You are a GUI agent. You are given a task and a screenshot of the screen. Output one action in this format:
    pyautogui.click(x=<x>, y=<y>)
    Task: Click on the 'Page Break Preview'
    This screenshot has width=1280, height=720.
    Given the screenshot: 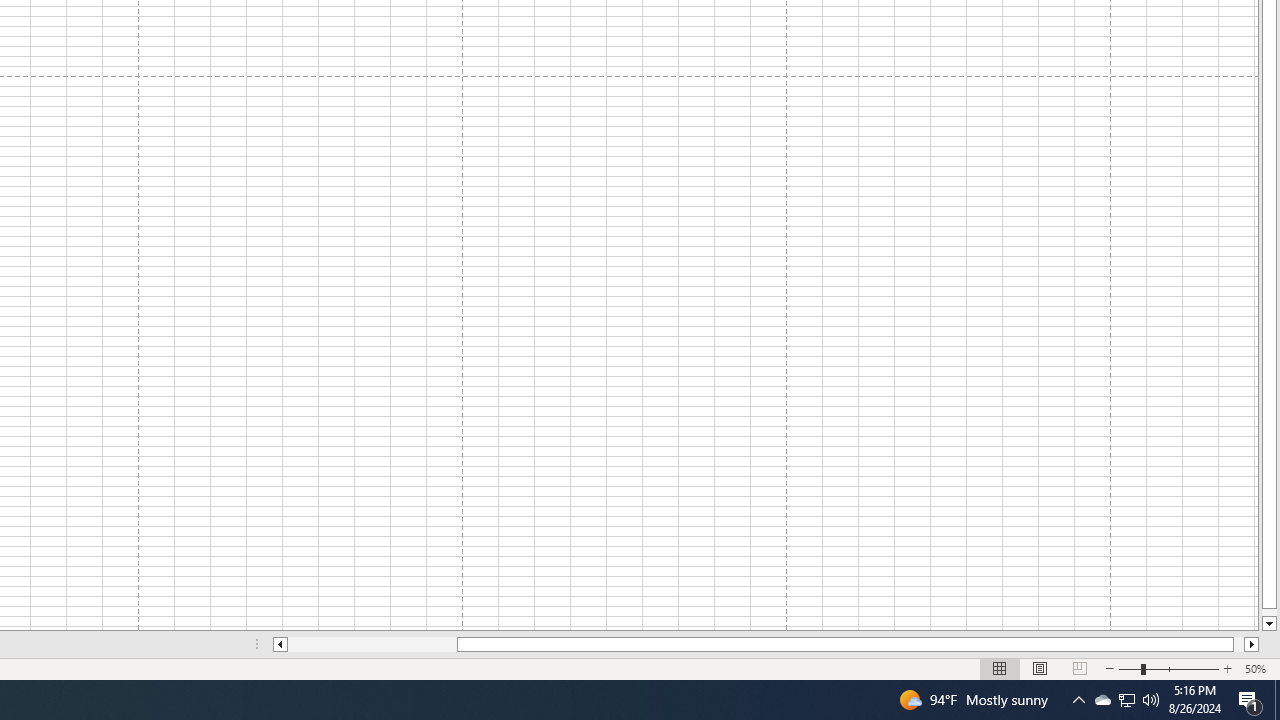 What is the action you would take?
    pyautogui.click(x=1078, y=669)
    